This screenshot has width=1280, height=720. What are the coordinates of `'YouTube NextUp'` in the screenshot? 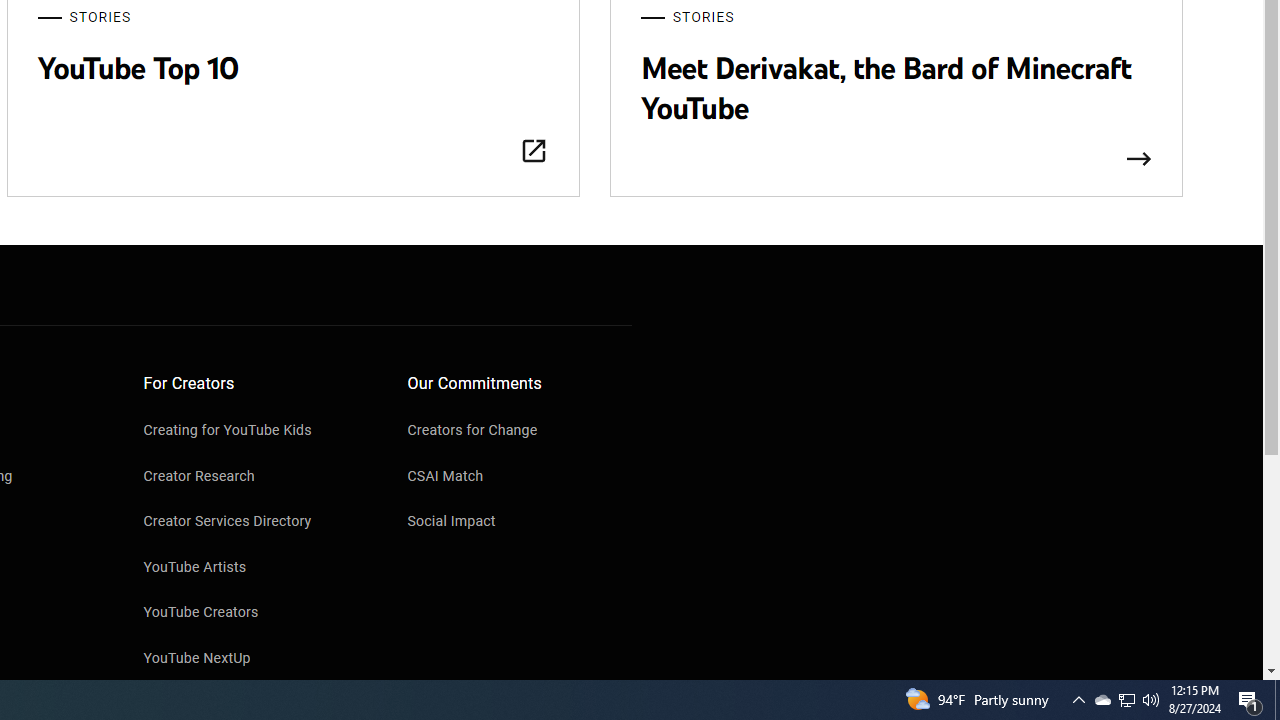 It's located at (255, 659).